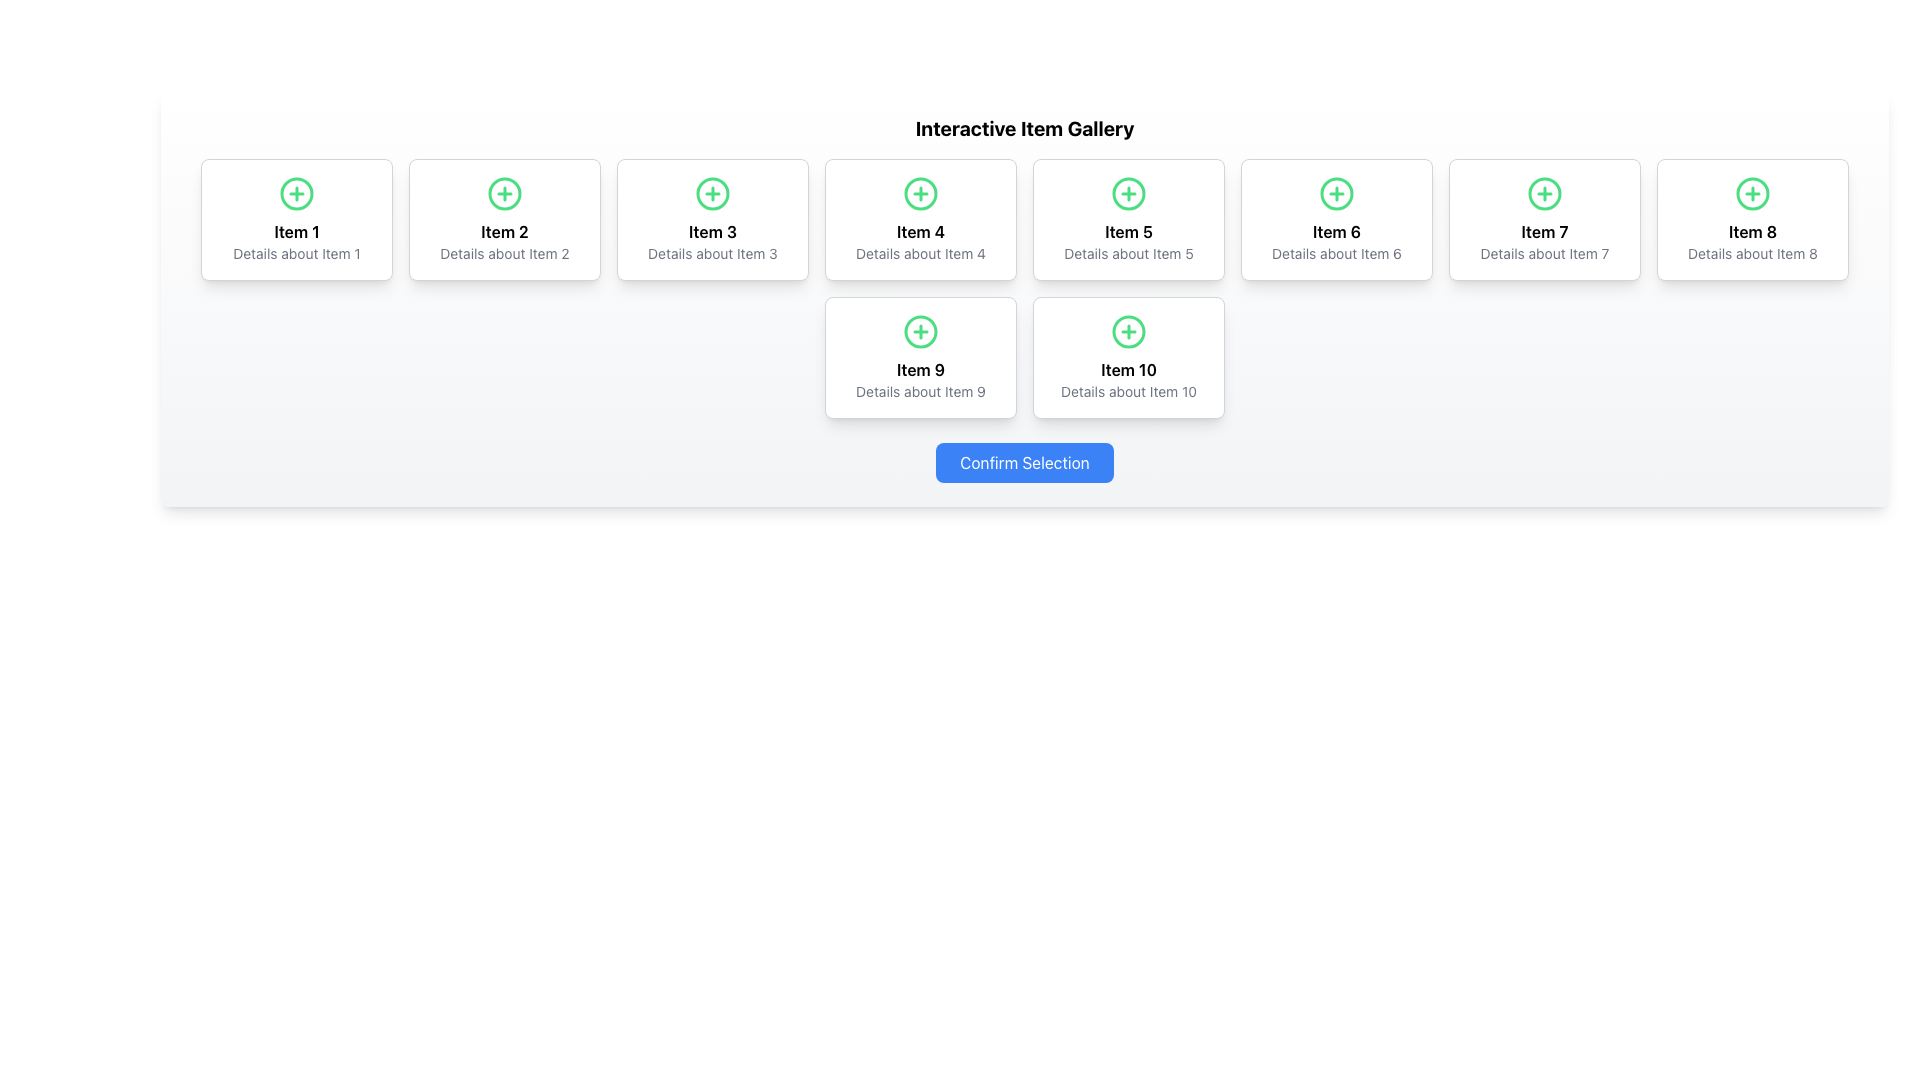 This screenshot has height=1080, width=1920. Describe the element at coordinates (1128, 193) in the screenshot. I see `the circular '+' icon located on the card titled 'Item 5' in the top row and fifth column of the item gallery` at that location.